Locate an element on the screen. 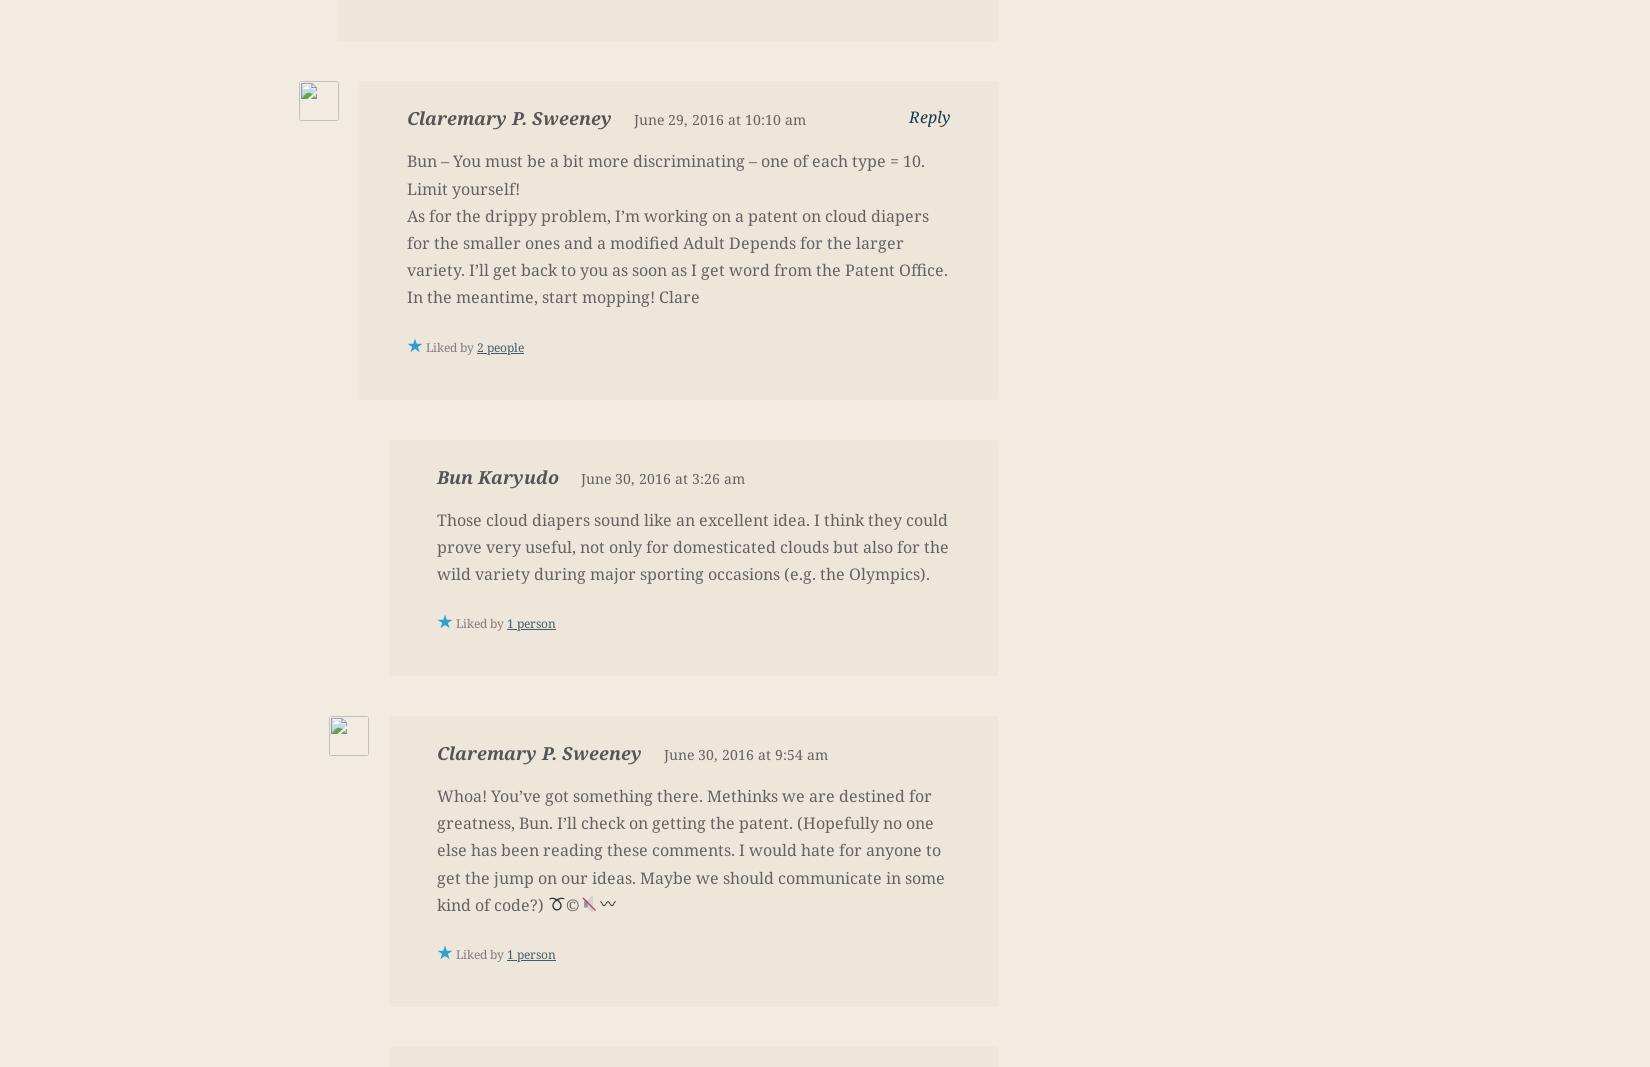 The image size is (1650, 1067). 'As for the drippy problem, I’m working on a patent on  cloud diapers for the smaller ones and a modified Adult Depends for the larger variety. I’ll get back to you as soon as I get word from the Patent Office. In the meantime, start mopping! Clare' is located at coordinates (676, 255).